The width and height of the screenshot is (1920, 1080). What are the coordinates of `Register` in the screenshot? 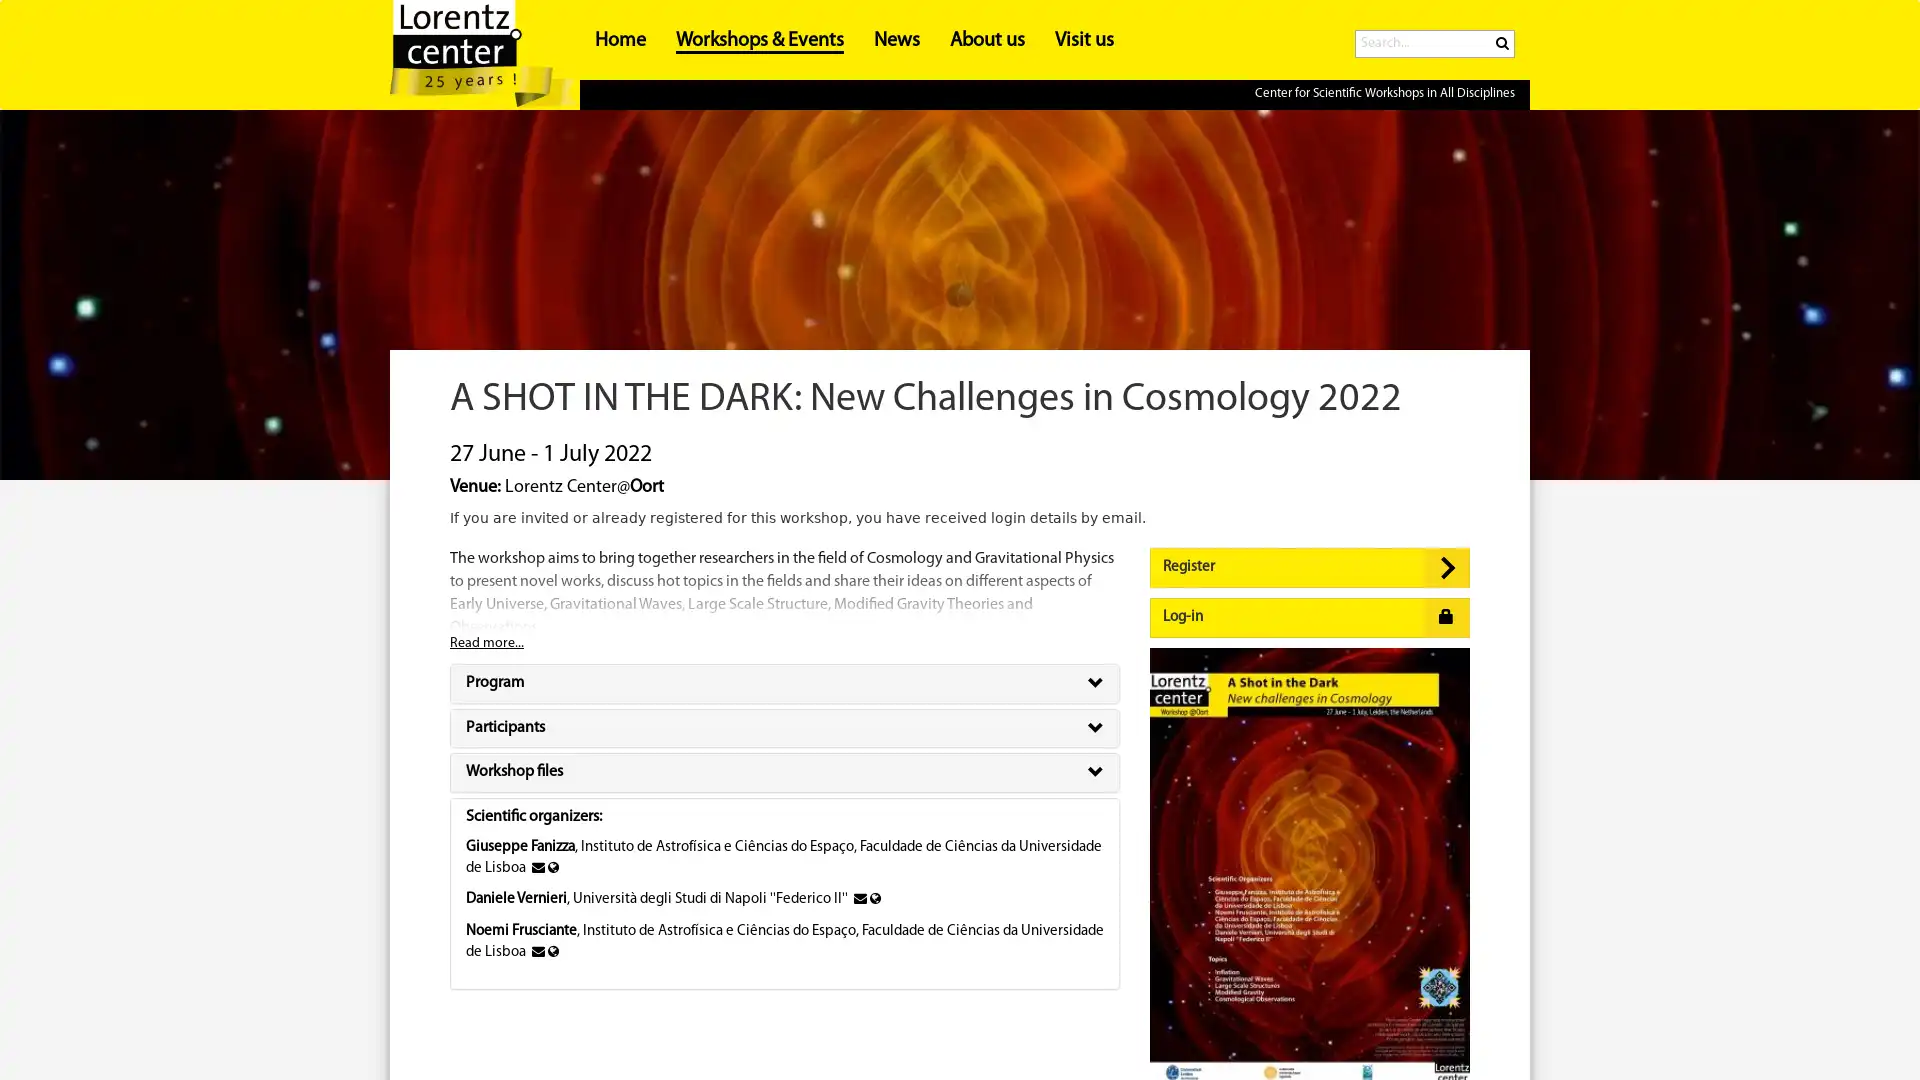 It's located at (1310, 567).